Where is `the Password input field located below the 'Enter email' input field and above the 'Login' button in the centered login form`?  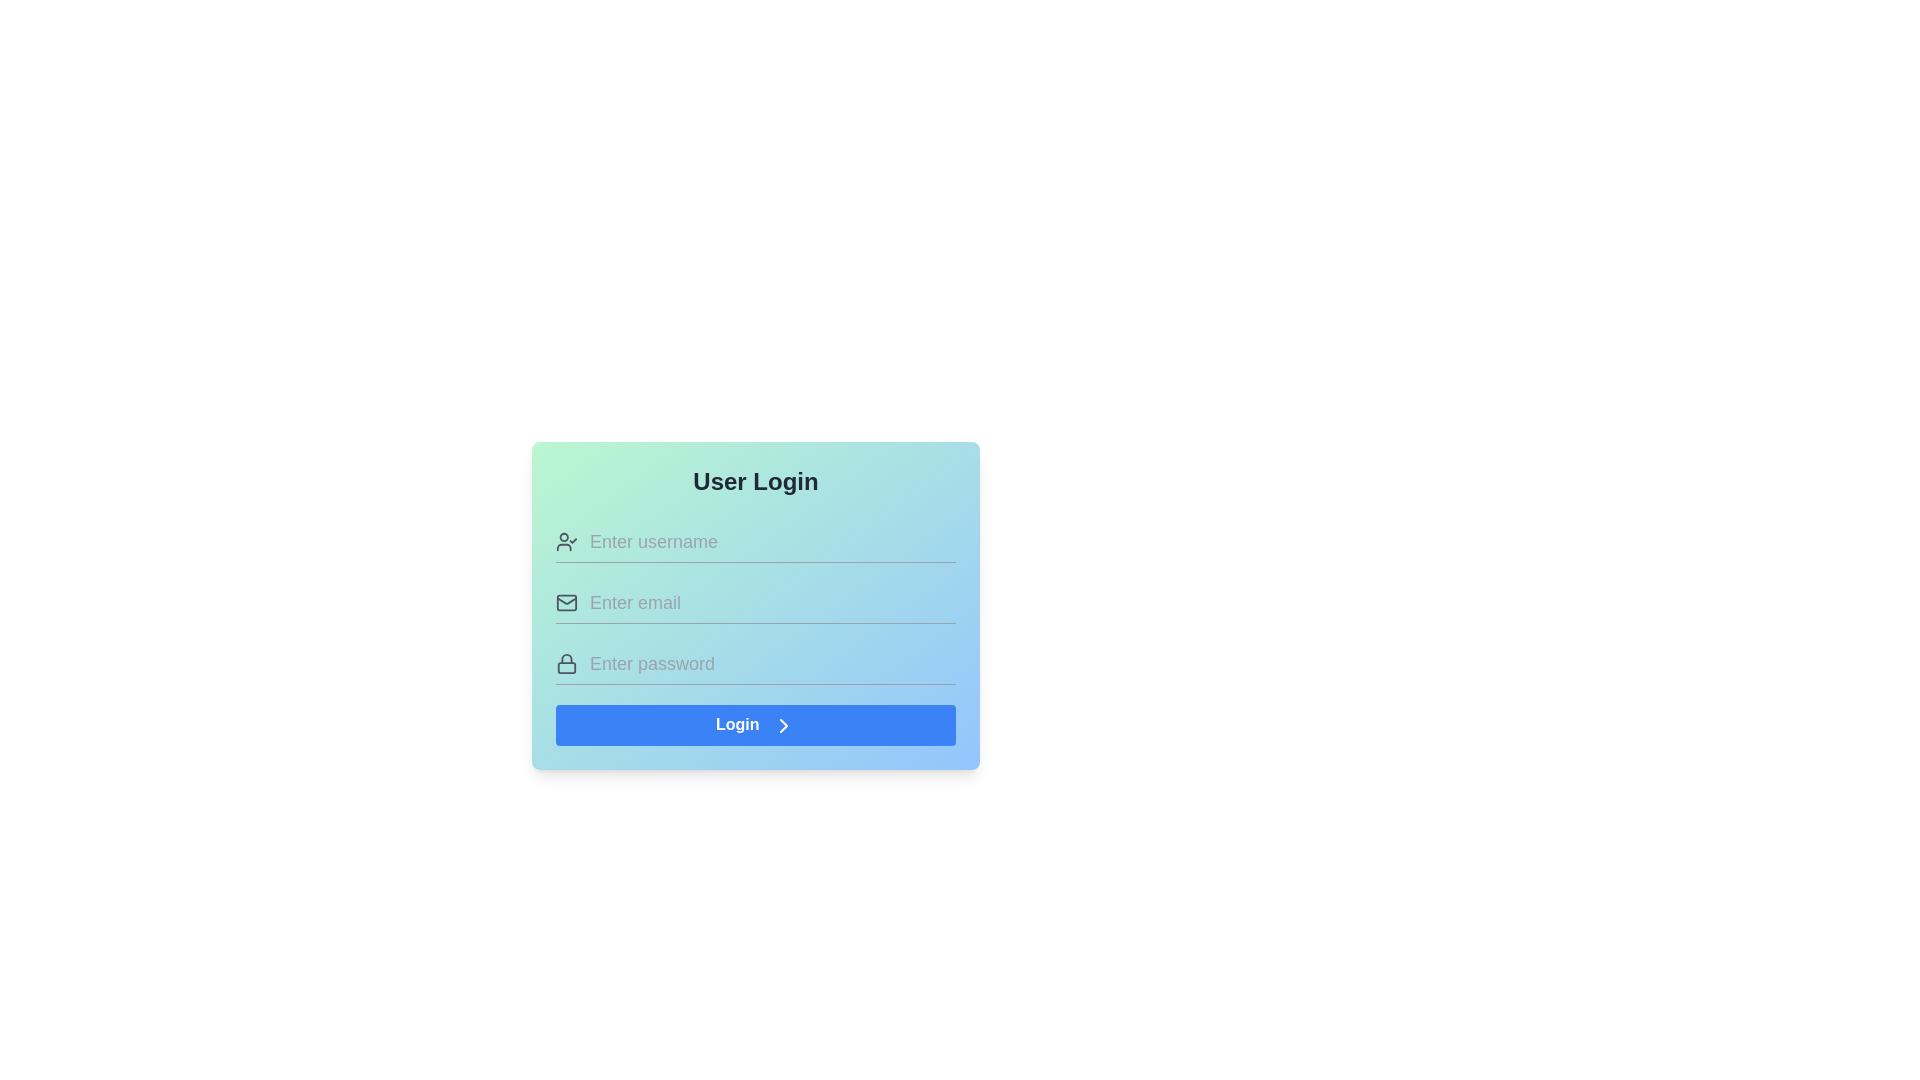
the Password input field located below the 'Enter email' input field and above the 'Login' button in the centered login form is located at coordinates (754, 663).